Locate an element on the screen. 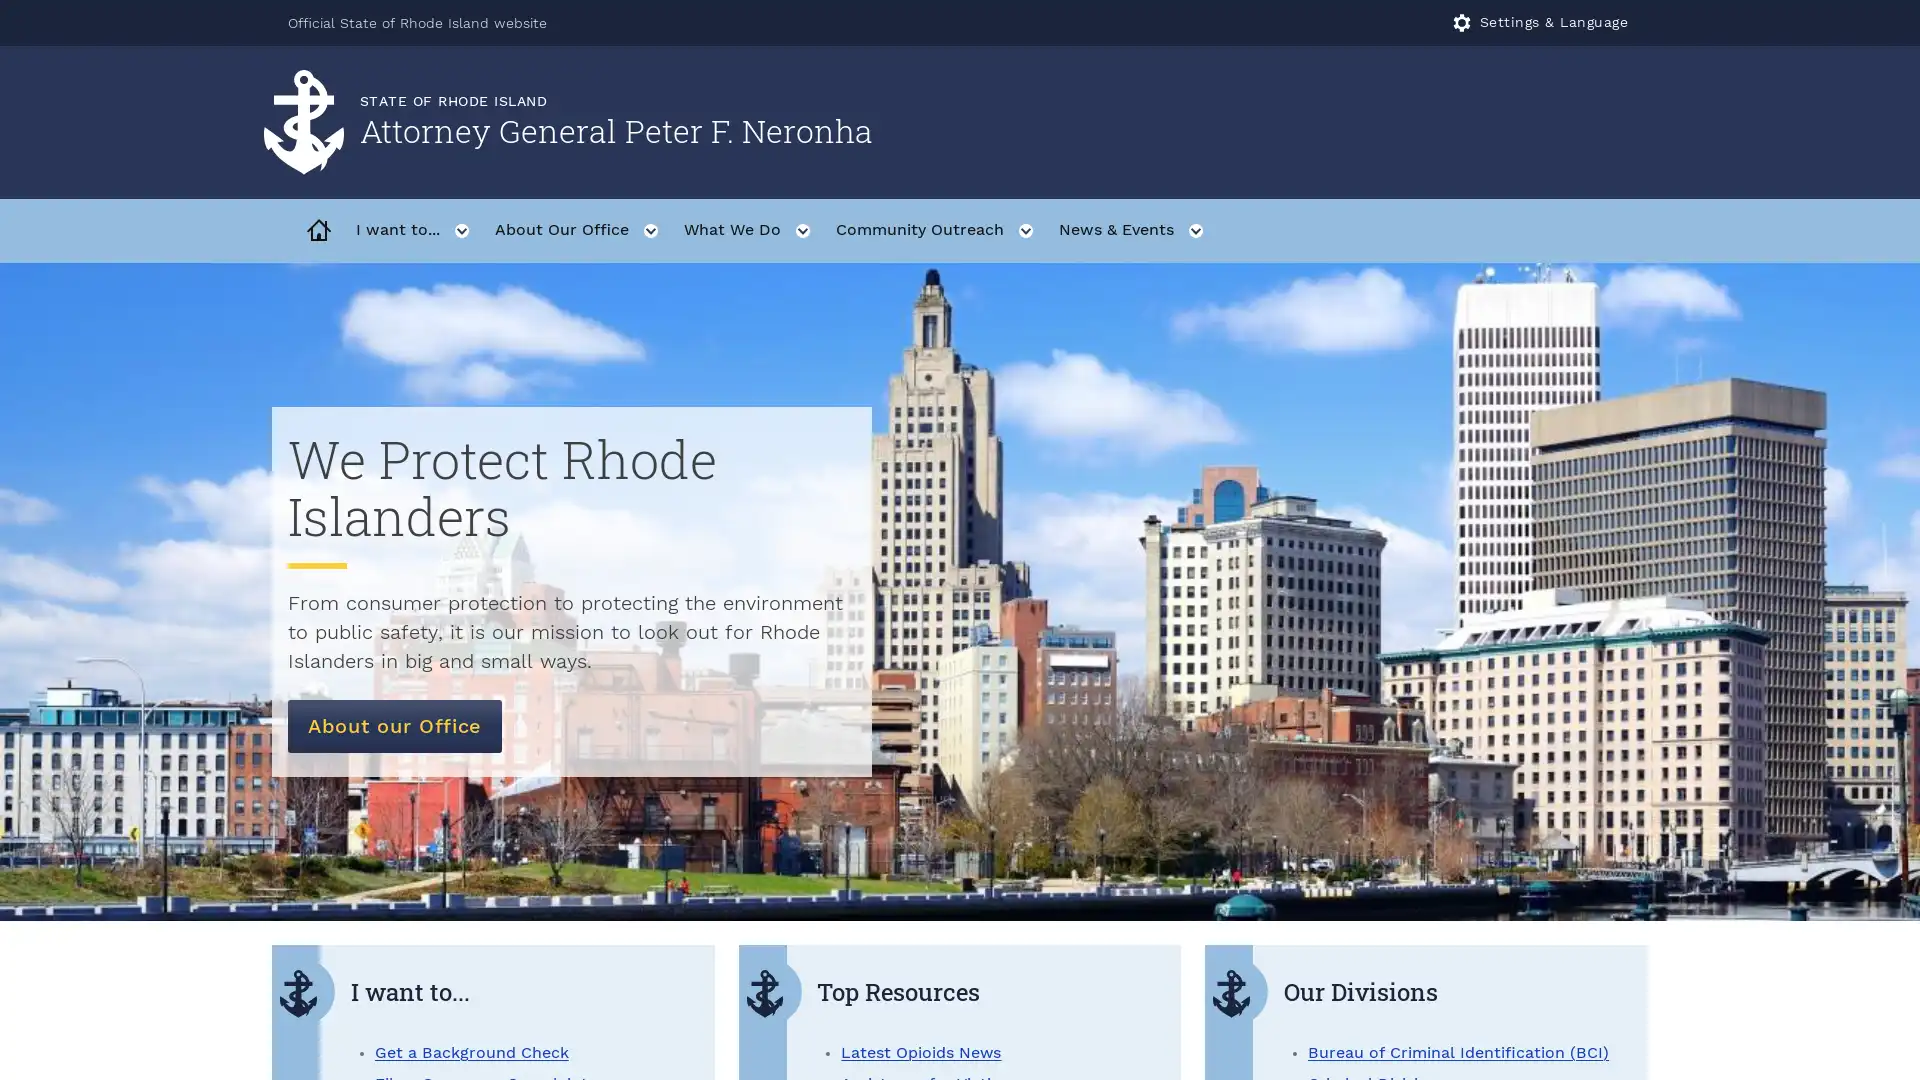  Submit is located at coordinates (1623, 122).